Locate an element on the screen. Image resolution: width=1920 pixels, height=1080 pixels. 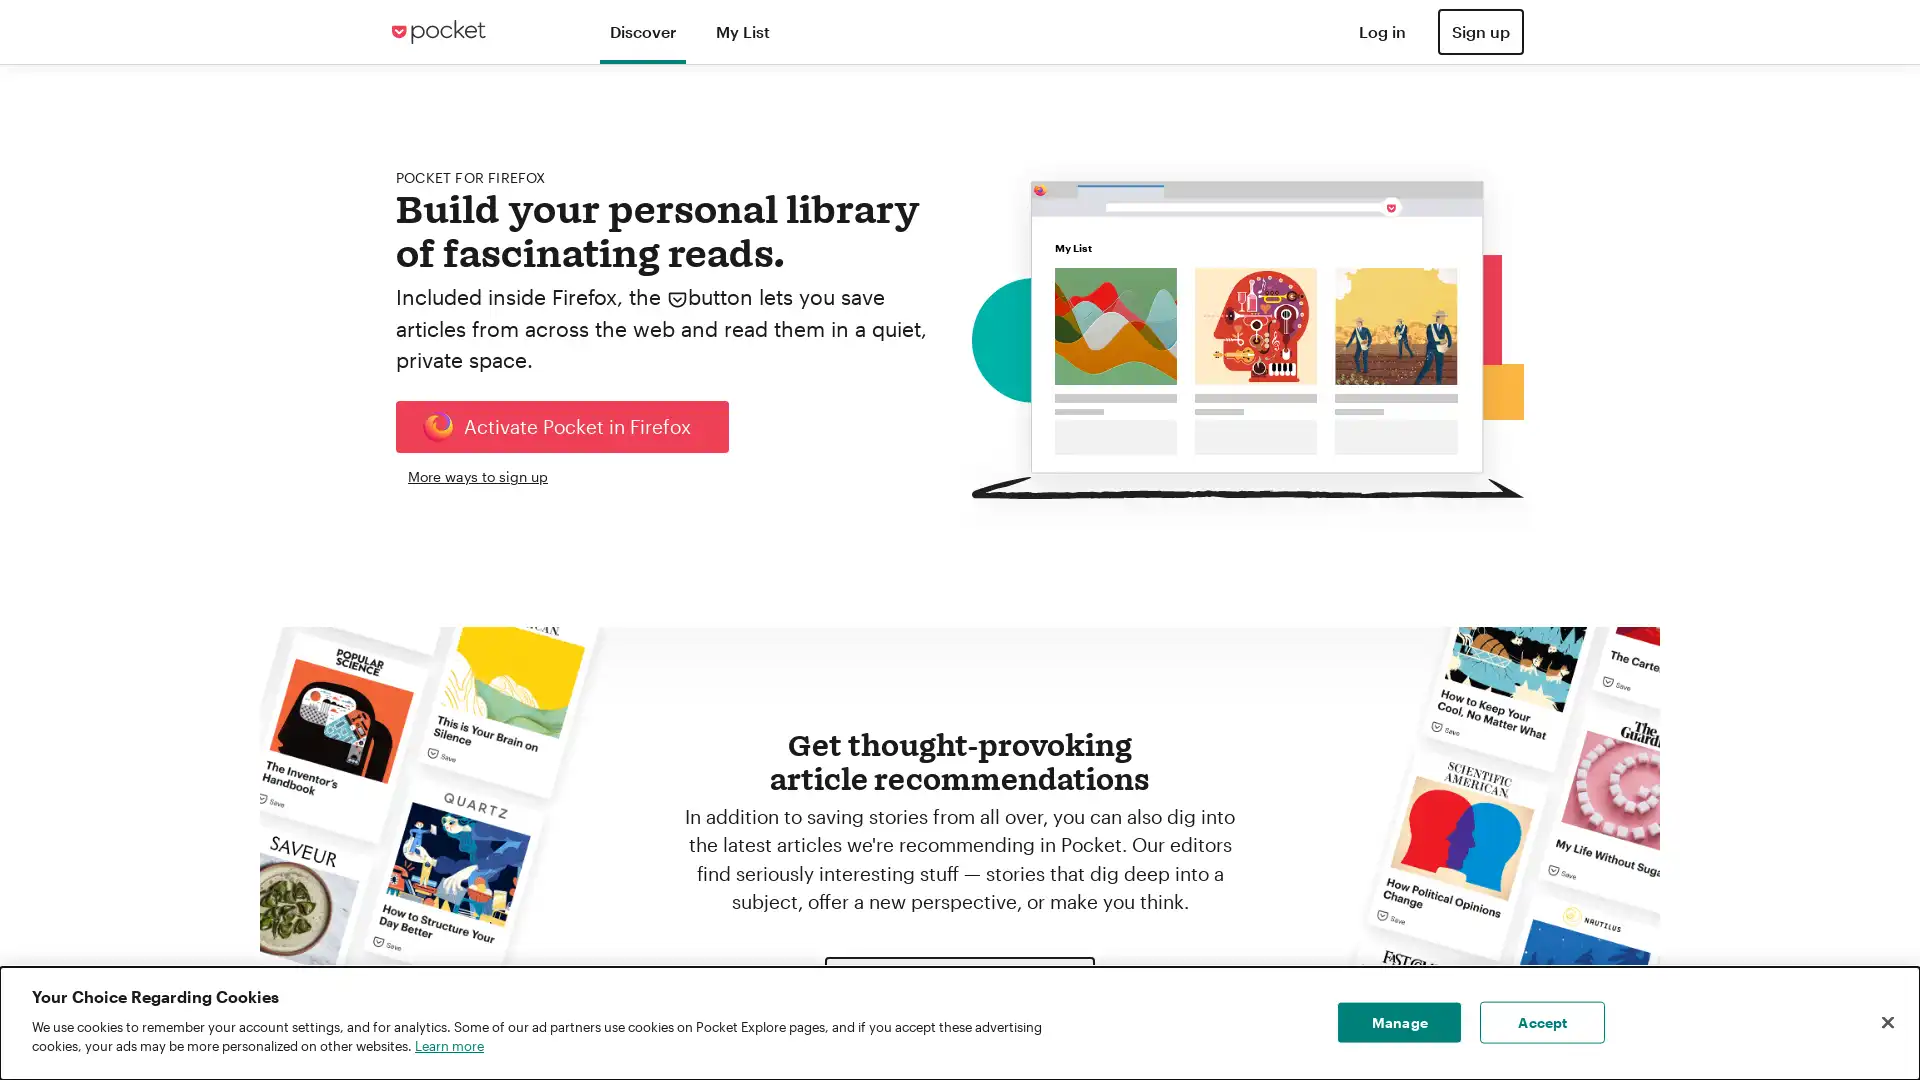
Close is located at coordinates (1886, 1022).